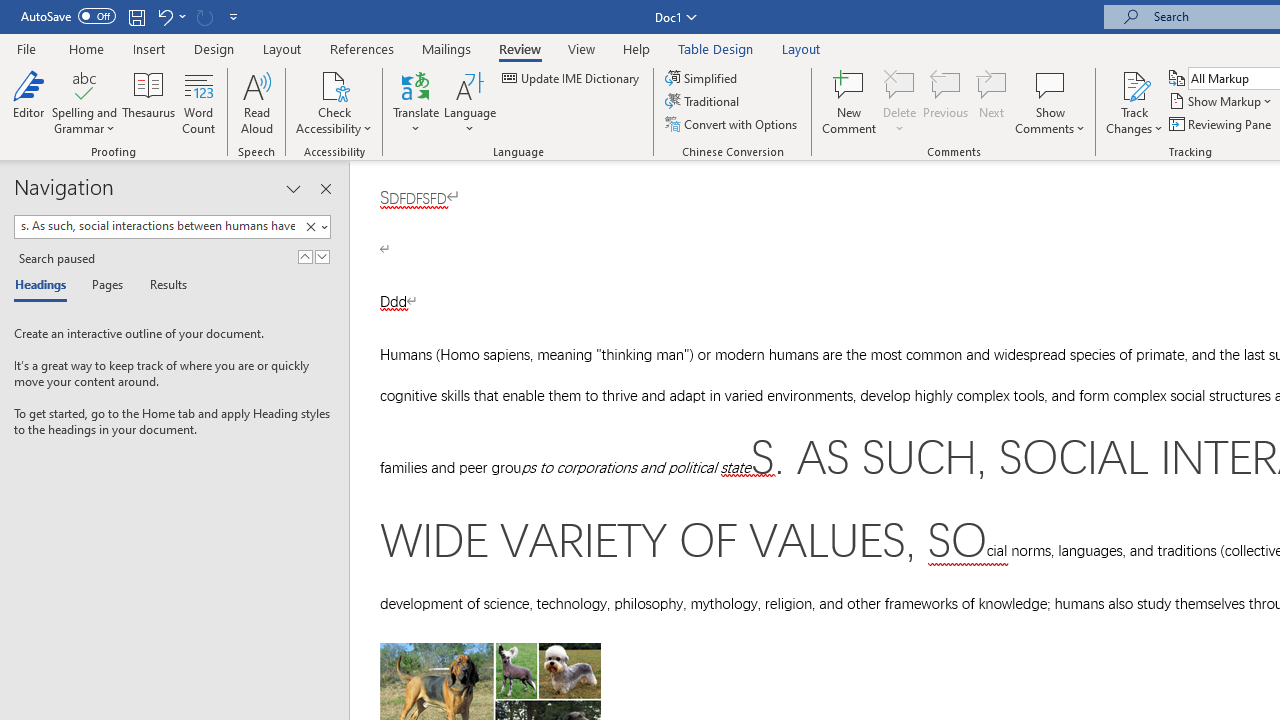 The width and height of the screenshot is (1280, 720). Describe the element at coordinates (945, 103) in the screenshot. I see `'Previous'` at that location.